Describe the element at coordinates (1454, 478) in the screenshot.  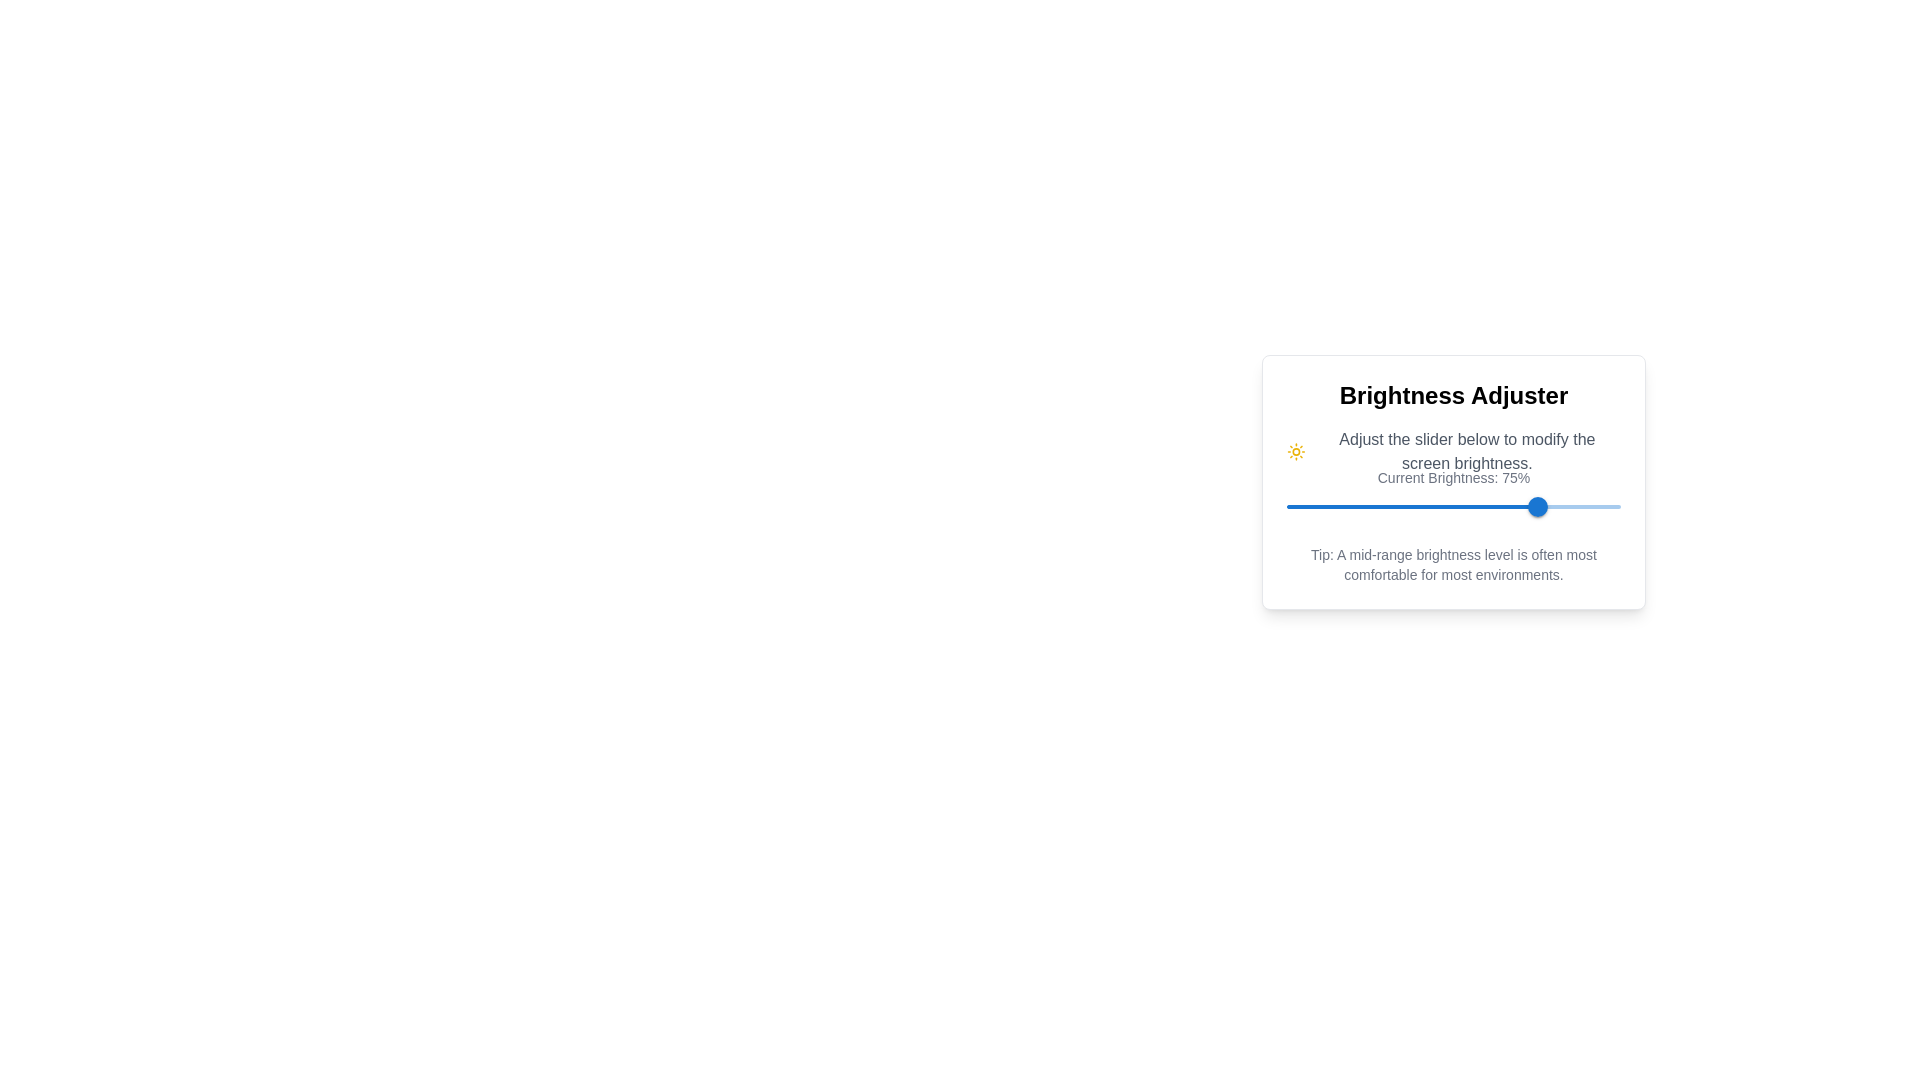
I see `the brightness level text label that displays '75%' above the associated slider control` at that location.